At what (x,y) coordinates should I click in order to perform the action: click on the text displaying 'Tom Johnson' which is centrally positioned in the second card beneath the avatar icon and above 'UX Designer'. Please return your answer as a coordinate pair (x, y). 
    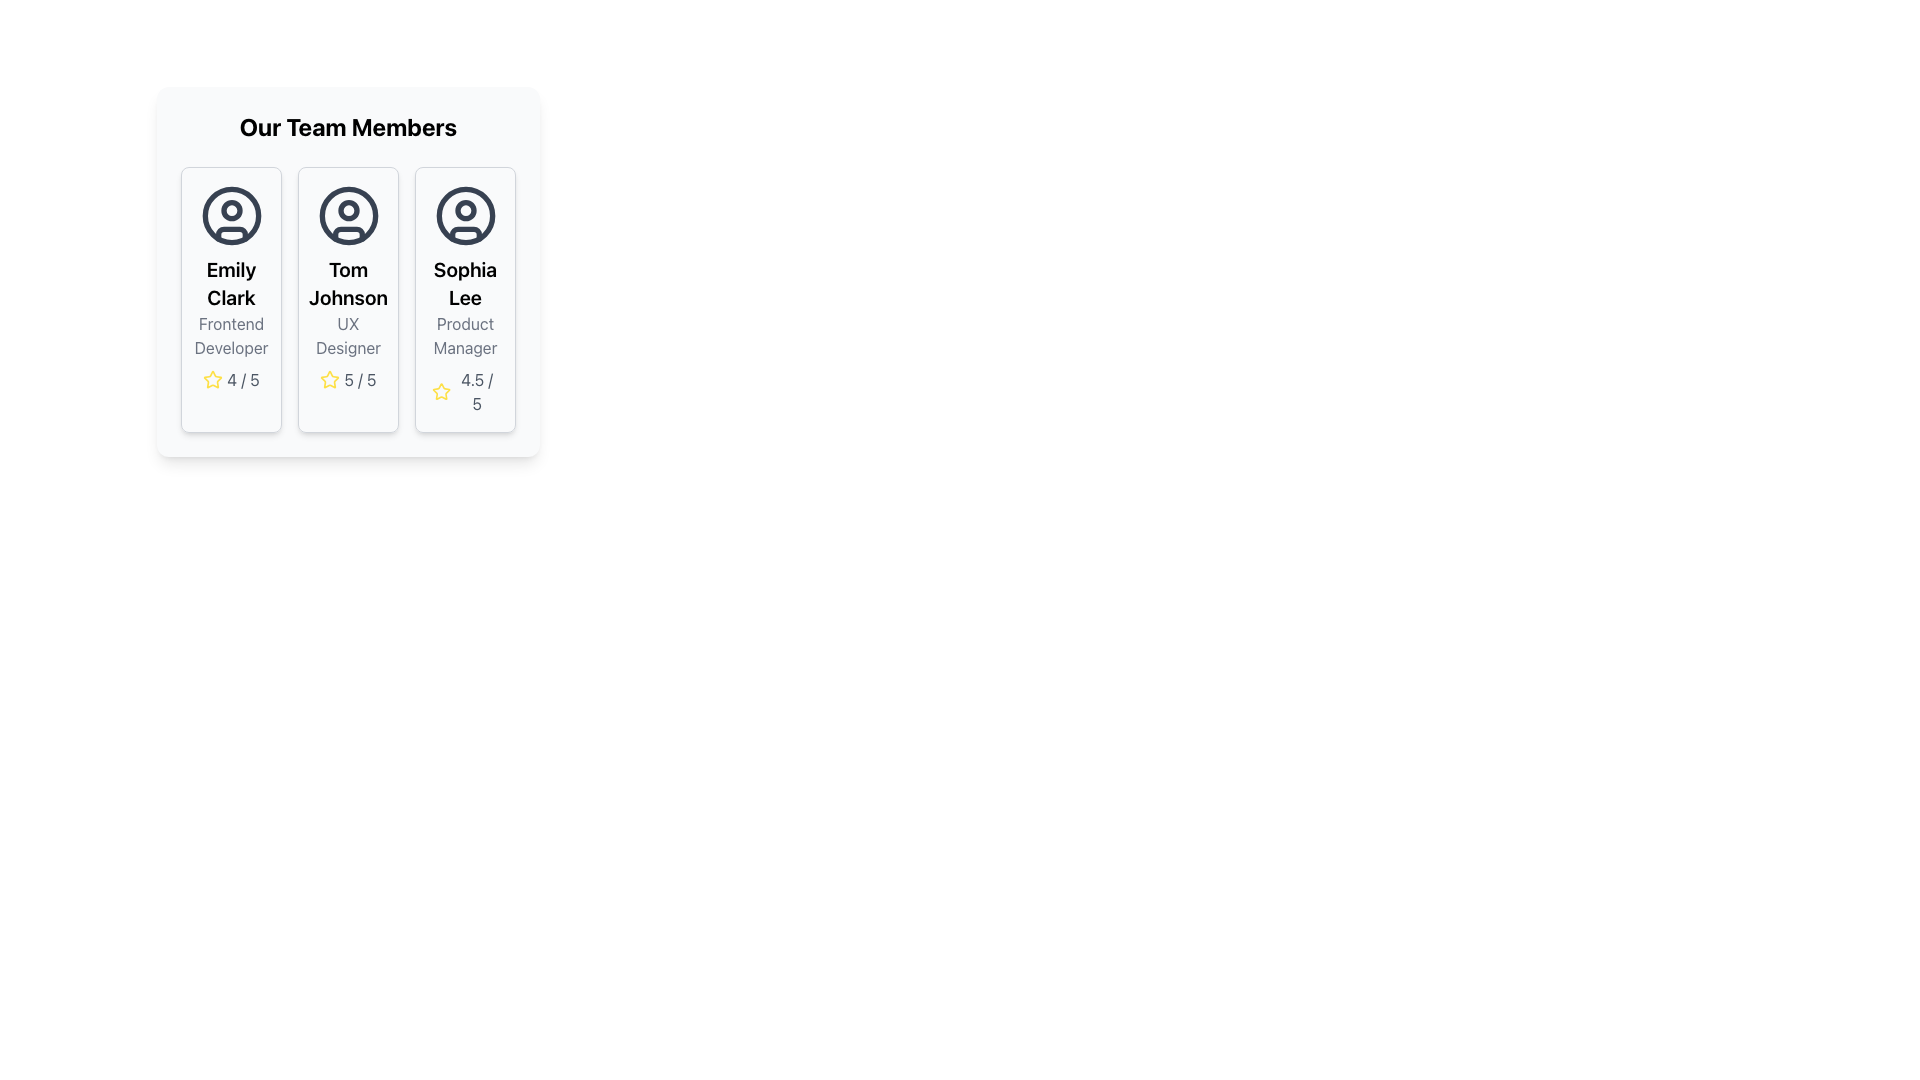
    Looking at the image, I should click on (348, 284).